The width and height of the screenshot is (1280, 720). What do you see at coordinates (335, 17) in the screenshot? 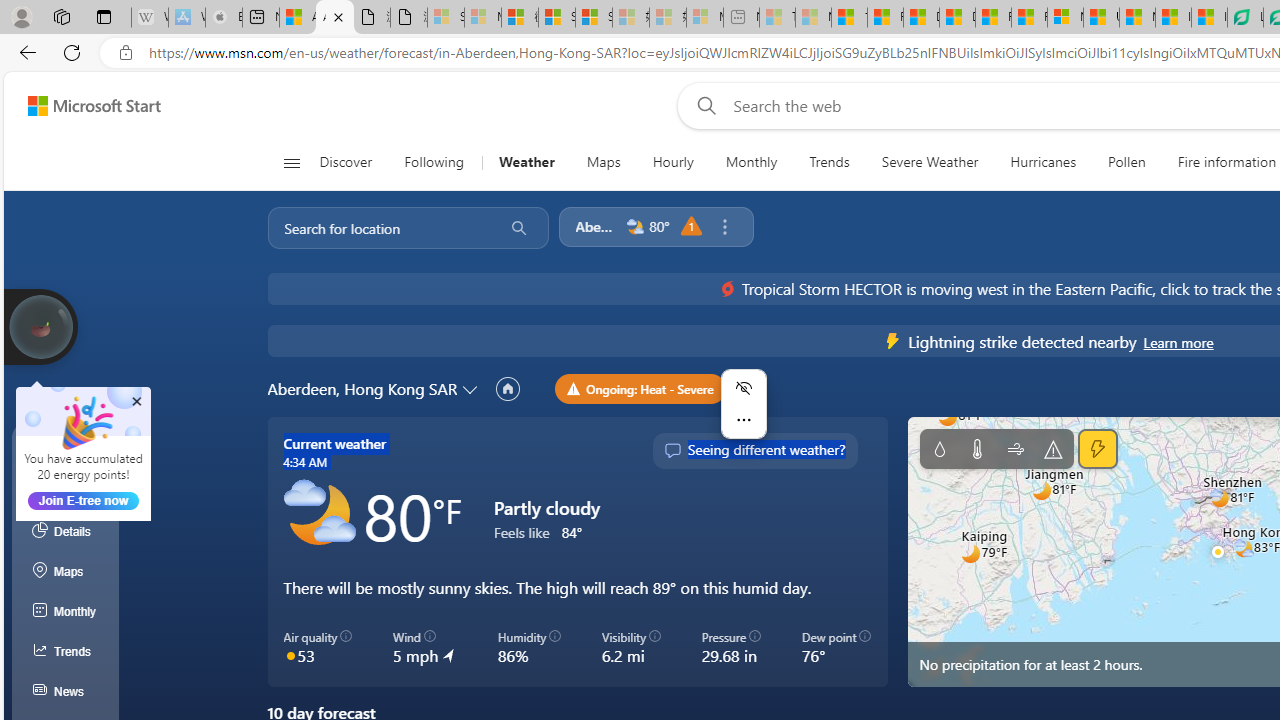
I see `'Aberdeen, Hong Kong SAR weather forecast | Microsoft Weather'` at bounding box center [335, 17].